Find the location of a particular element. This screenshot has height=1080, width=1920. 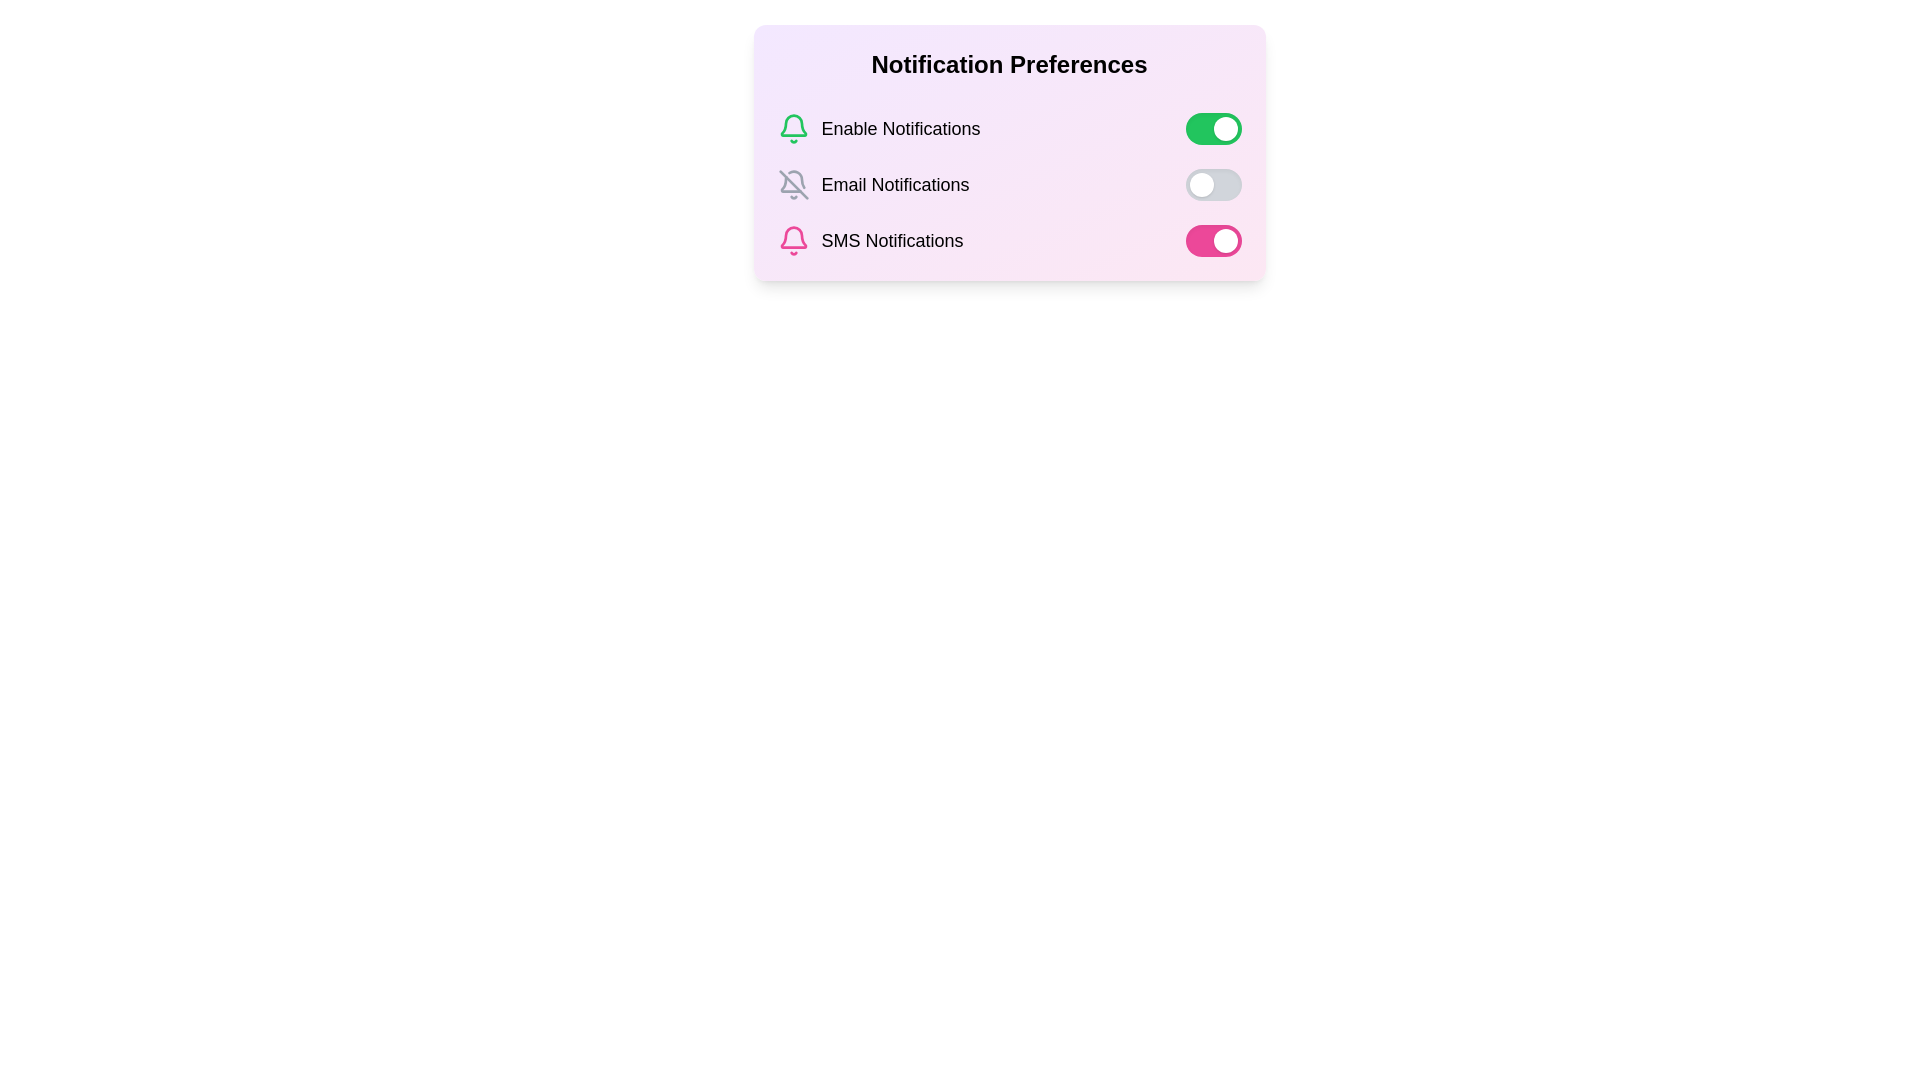

the circular indicator of the 'Enable Notifications' toggle switch is located at coordinates (1224, 128).